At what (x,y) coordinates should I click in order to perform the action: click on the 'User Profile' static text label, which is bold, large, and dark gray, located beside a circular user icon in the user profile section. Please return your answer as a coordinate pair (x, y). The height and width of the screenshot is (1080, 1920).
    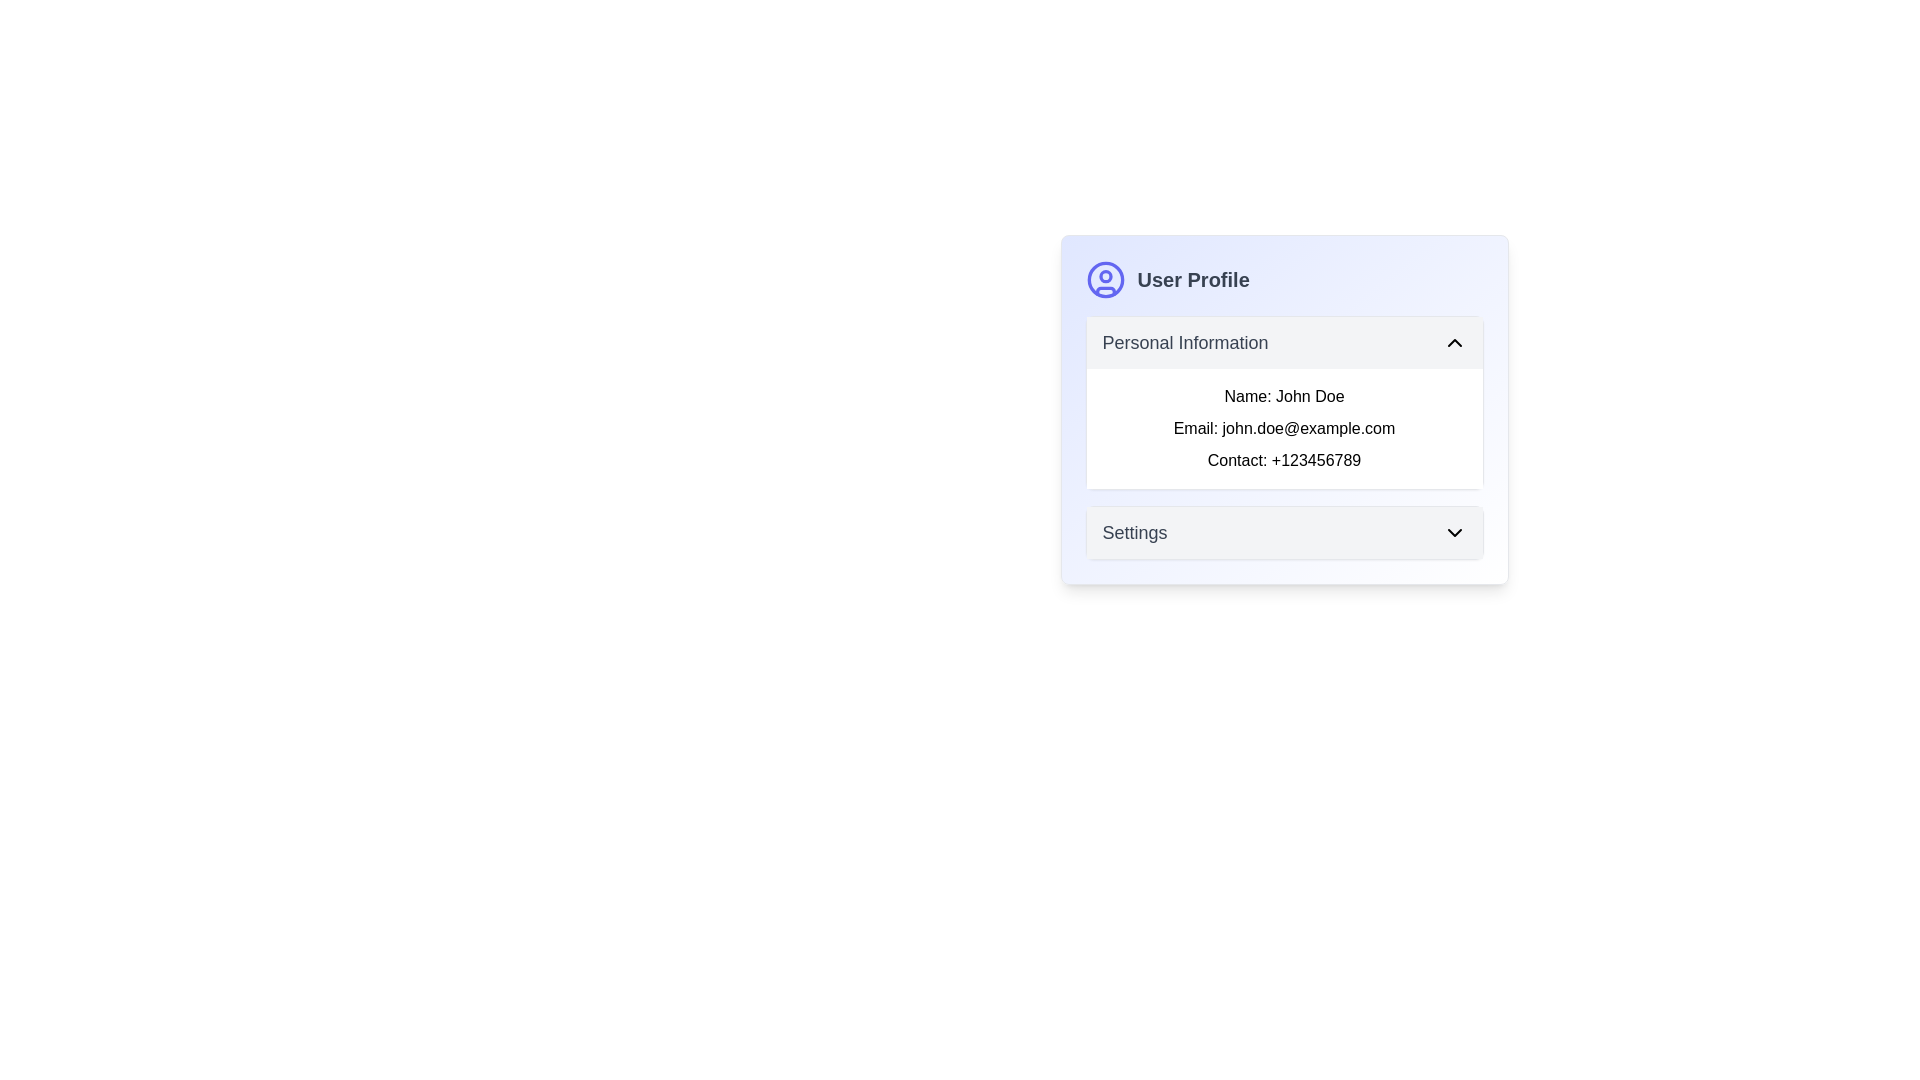
    Looking at the image, I should click on (1193, 280).